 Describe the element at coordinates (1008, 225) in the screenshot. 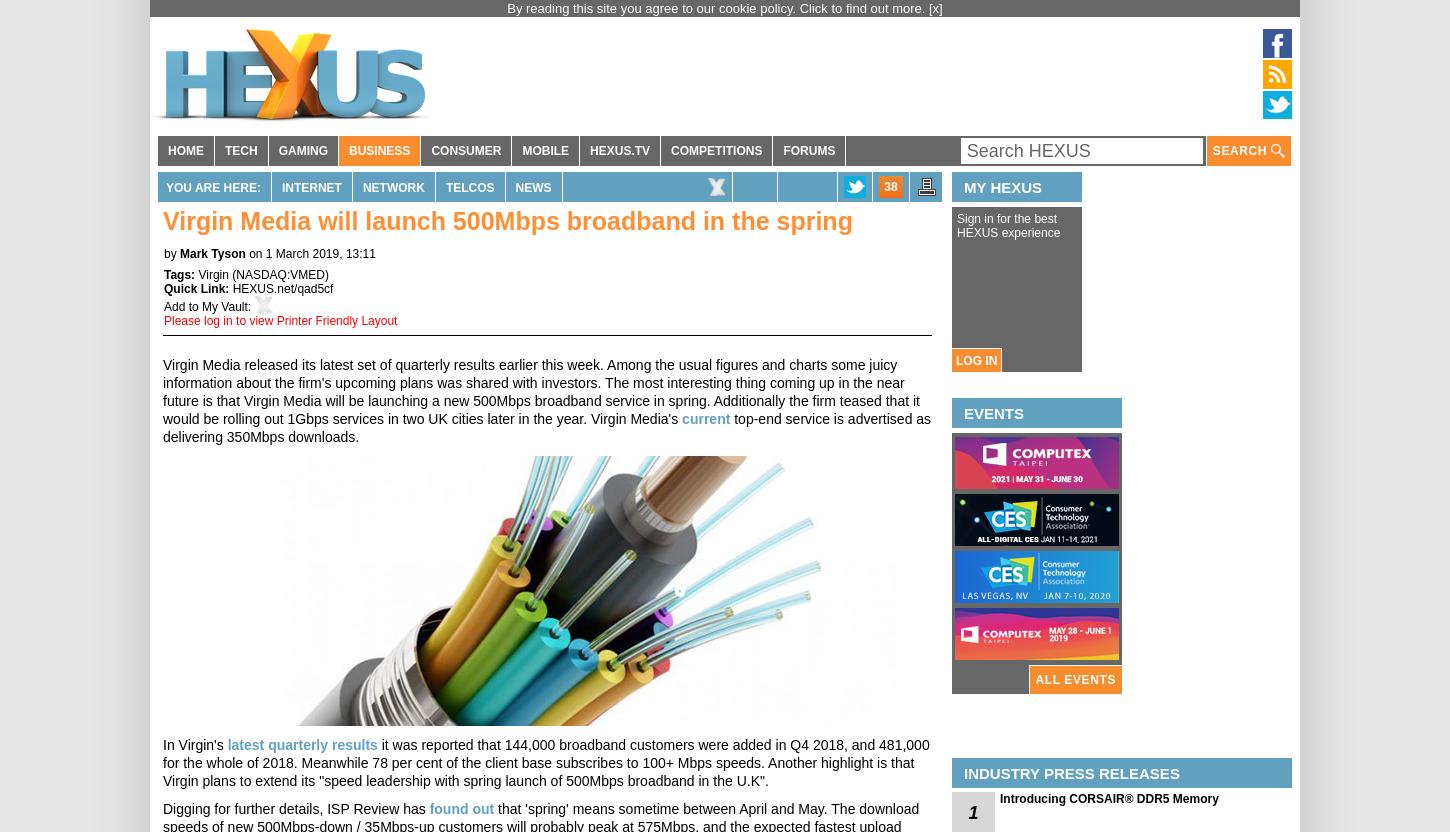

I see `'Sign in for the best HEXUS experience'` at that location.